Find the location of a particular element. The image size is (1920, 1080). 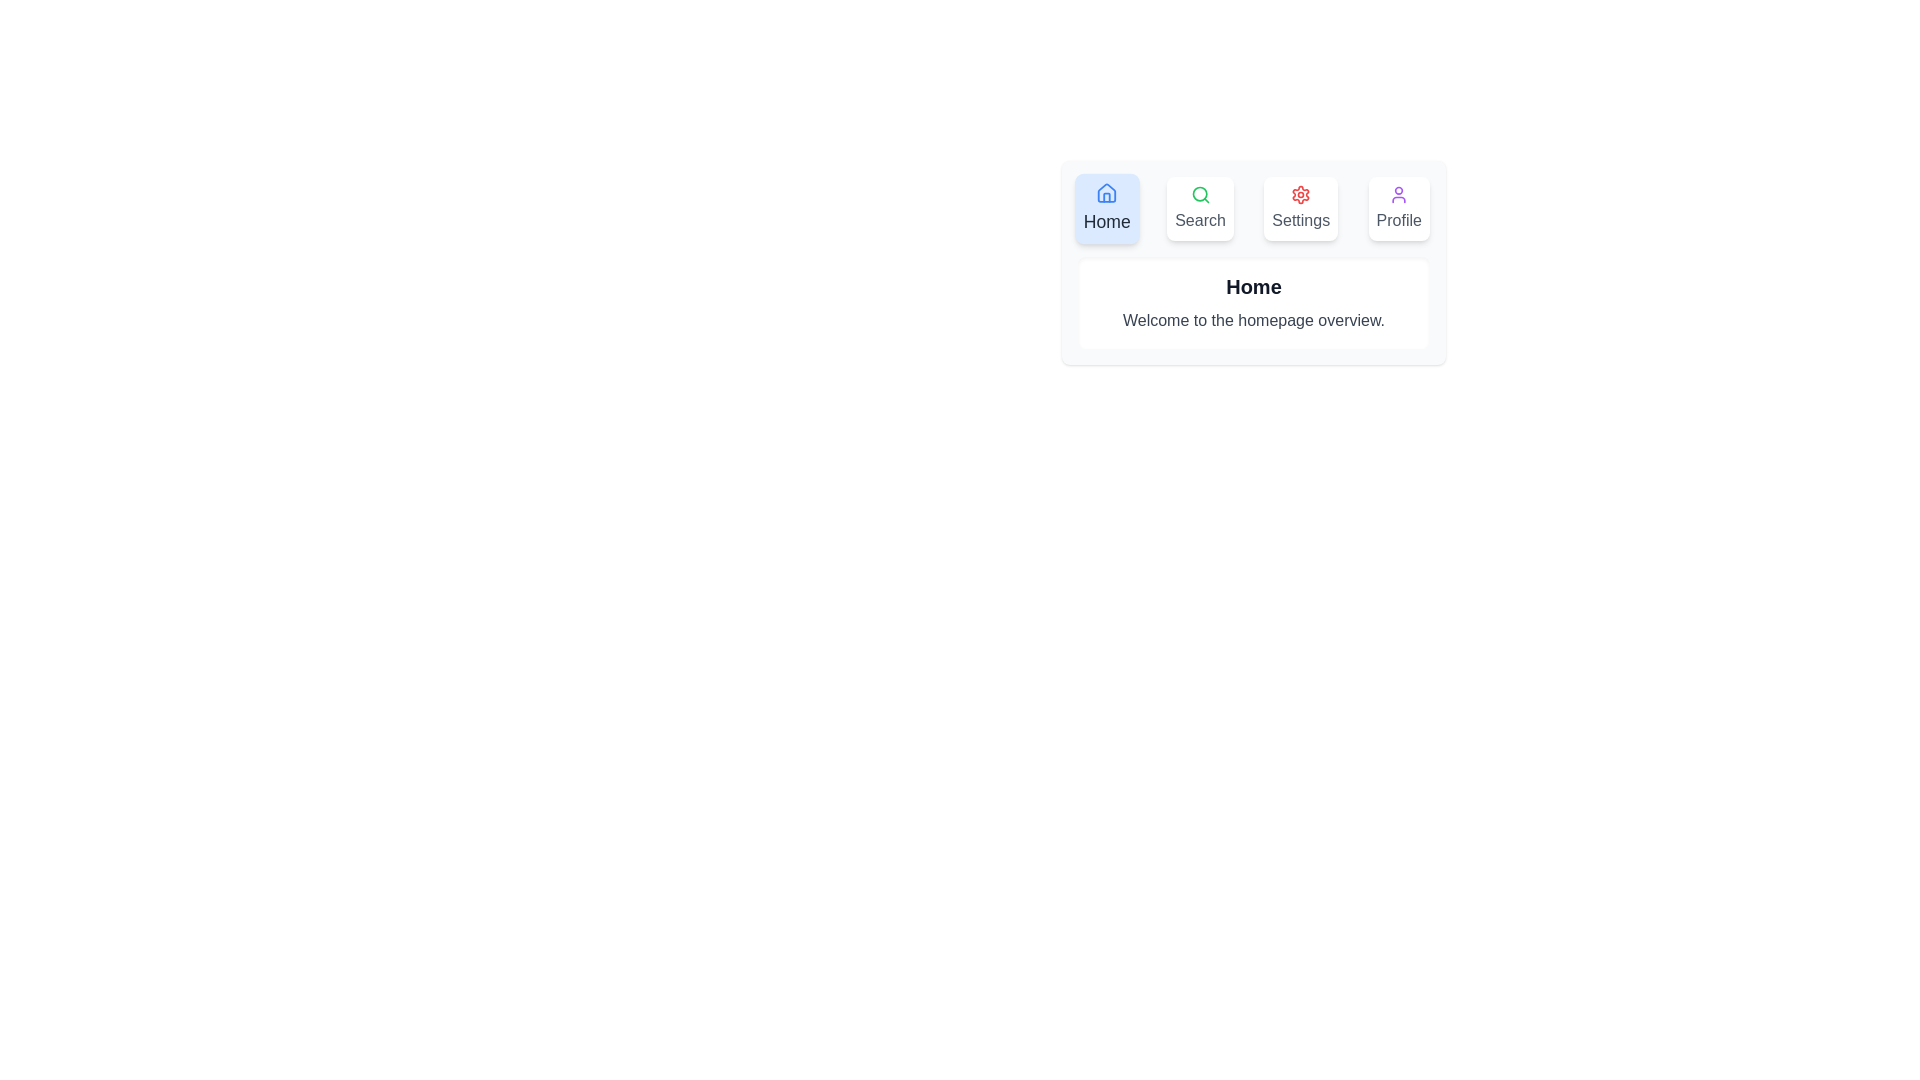

the Profile tab to switch its content is located at coordinates (1398, 208).